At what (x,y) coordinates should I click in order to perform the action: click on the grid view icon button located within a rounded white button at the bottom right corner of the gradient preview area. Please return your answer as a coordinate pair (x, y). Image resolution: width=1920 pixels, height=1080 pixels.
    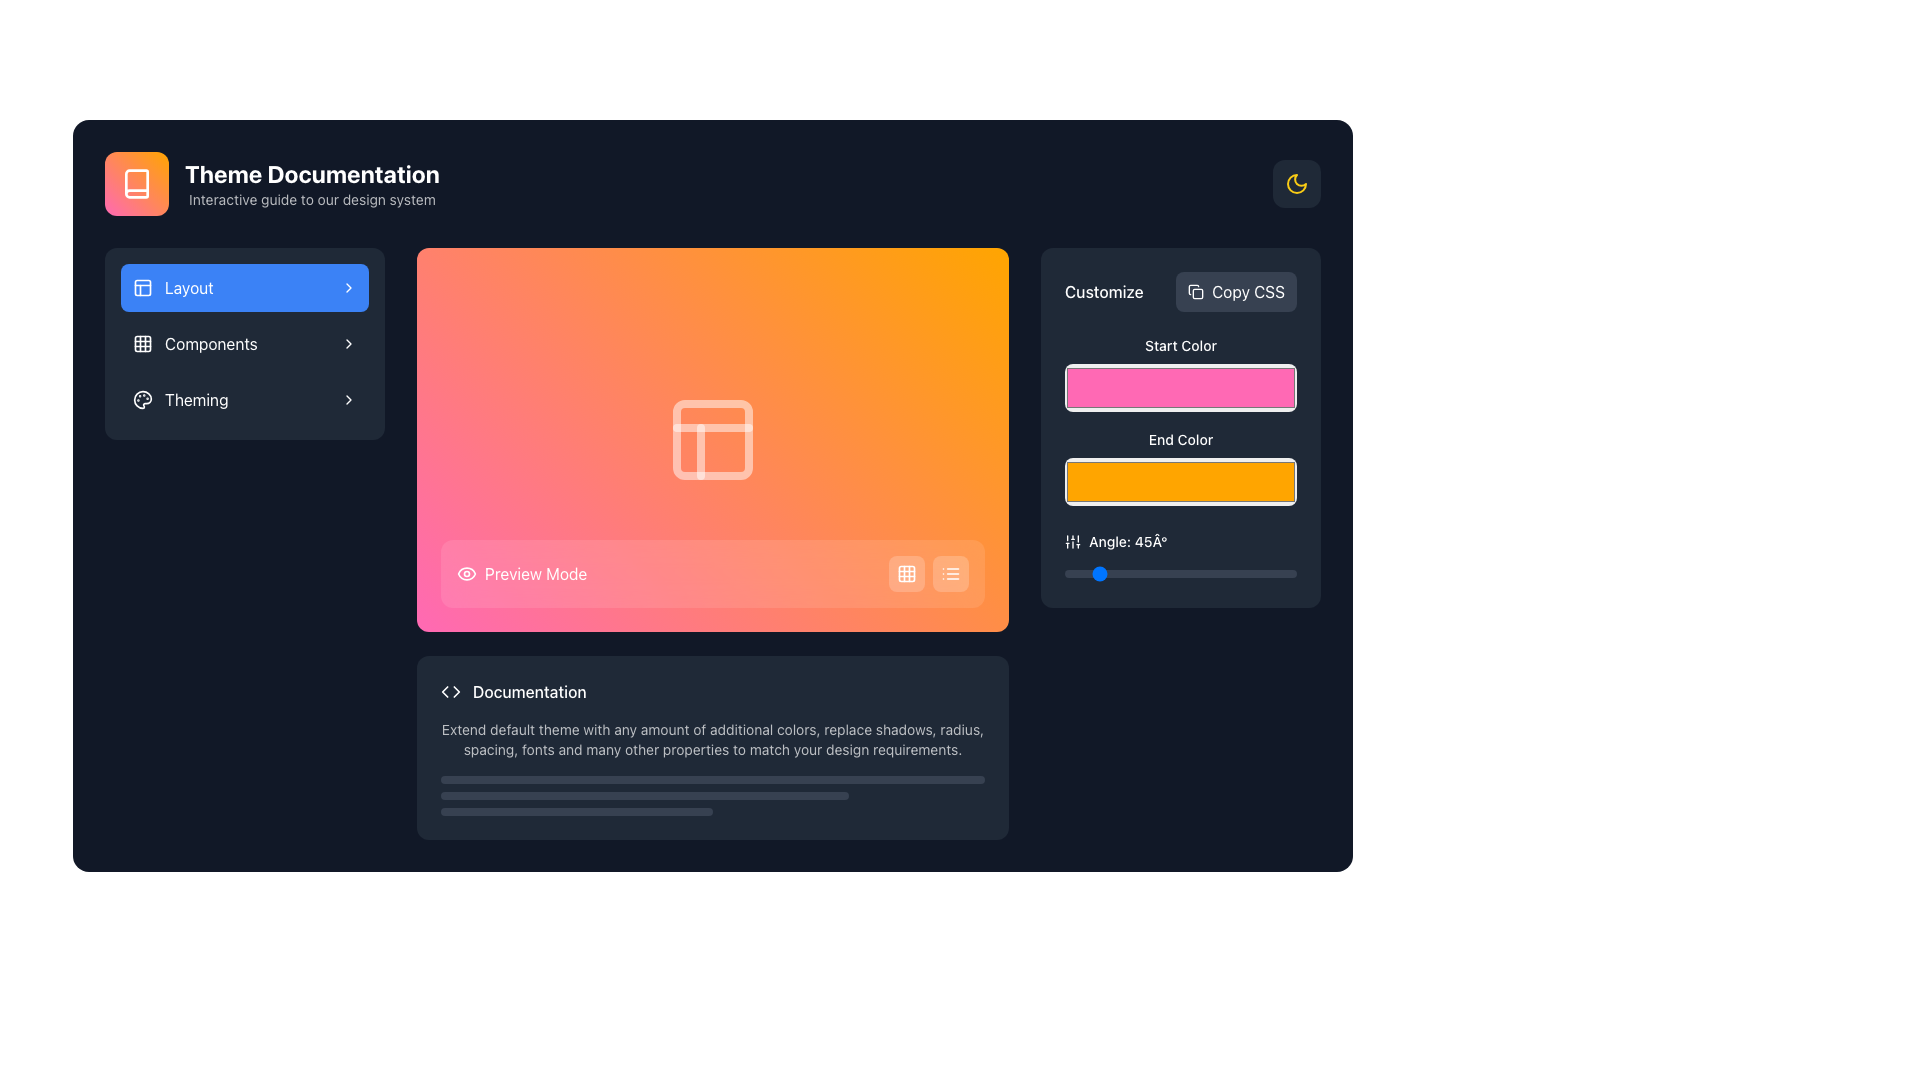
    Looking at the image, I should click on (906, 574).